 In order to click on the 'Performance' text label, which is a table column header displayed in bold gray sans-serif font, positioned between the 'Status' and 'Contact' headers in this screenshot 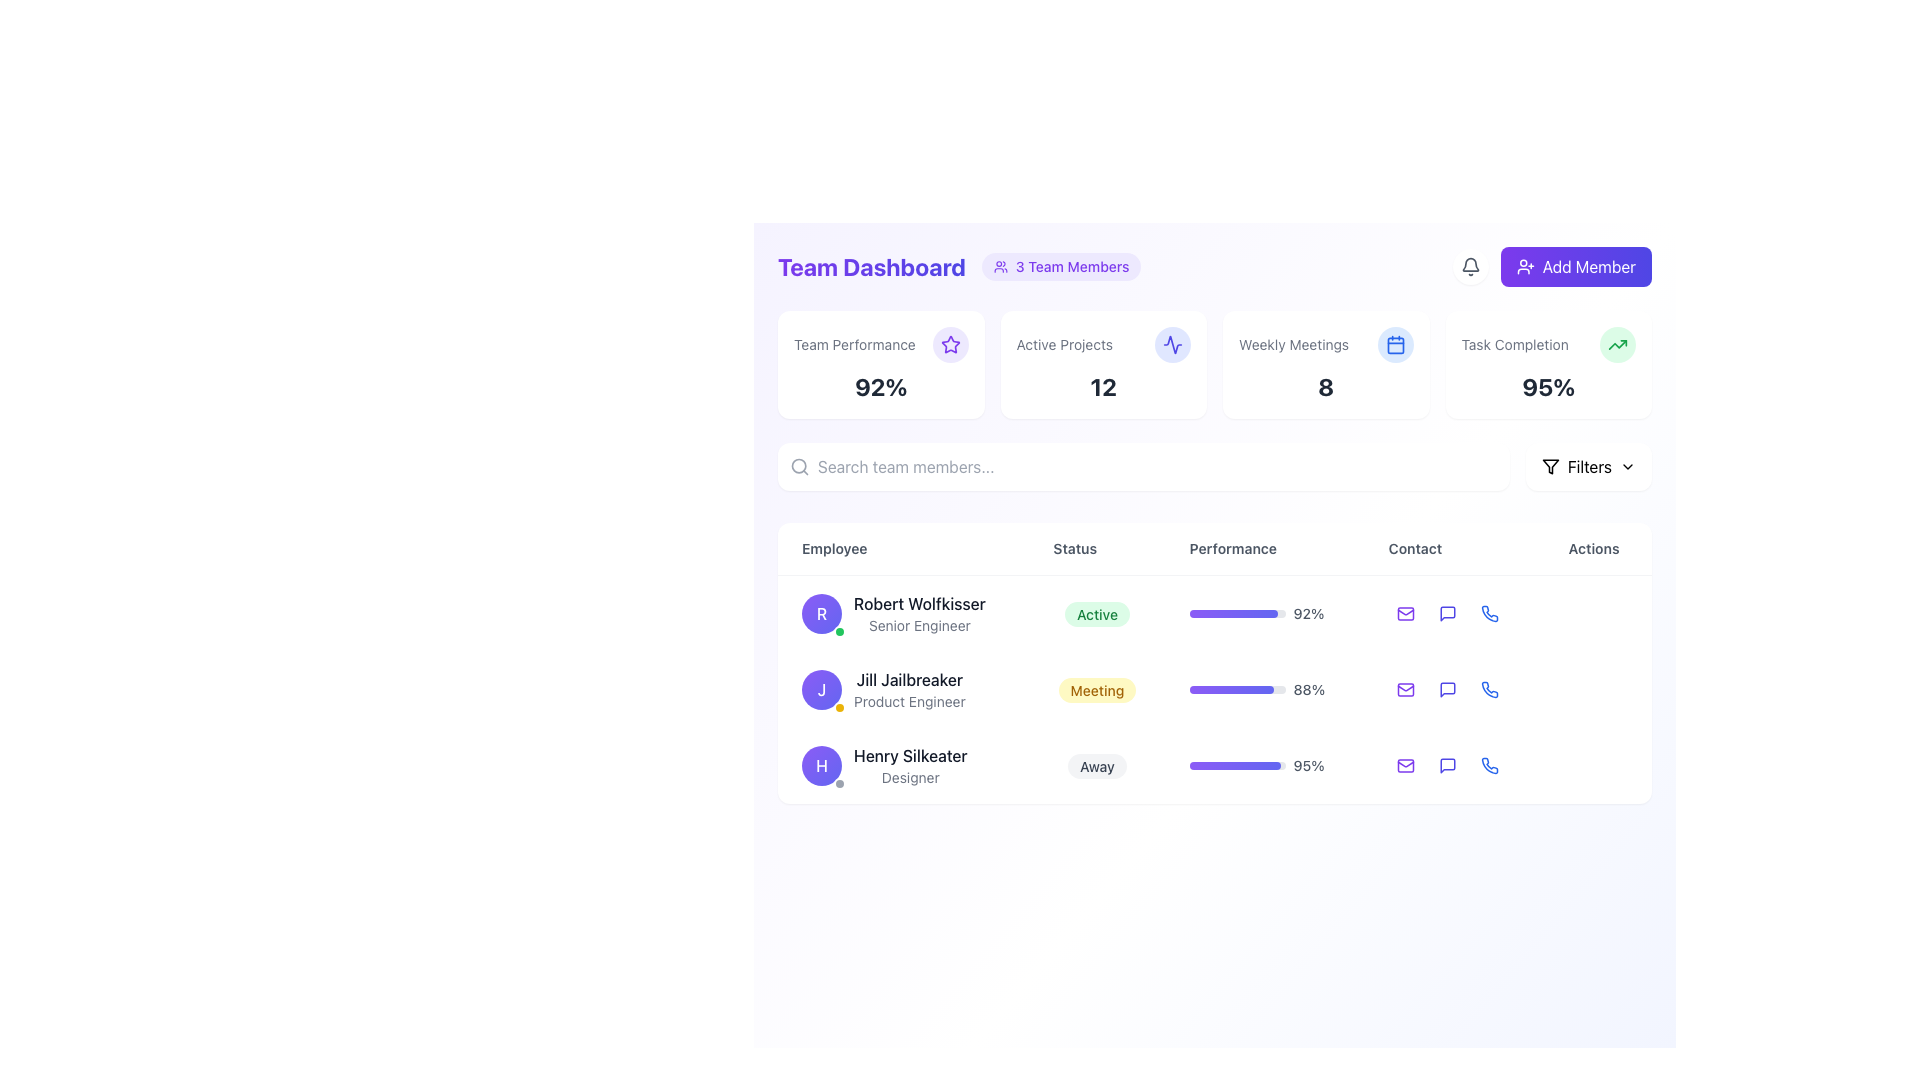, I will do `click(1264, 549)`.